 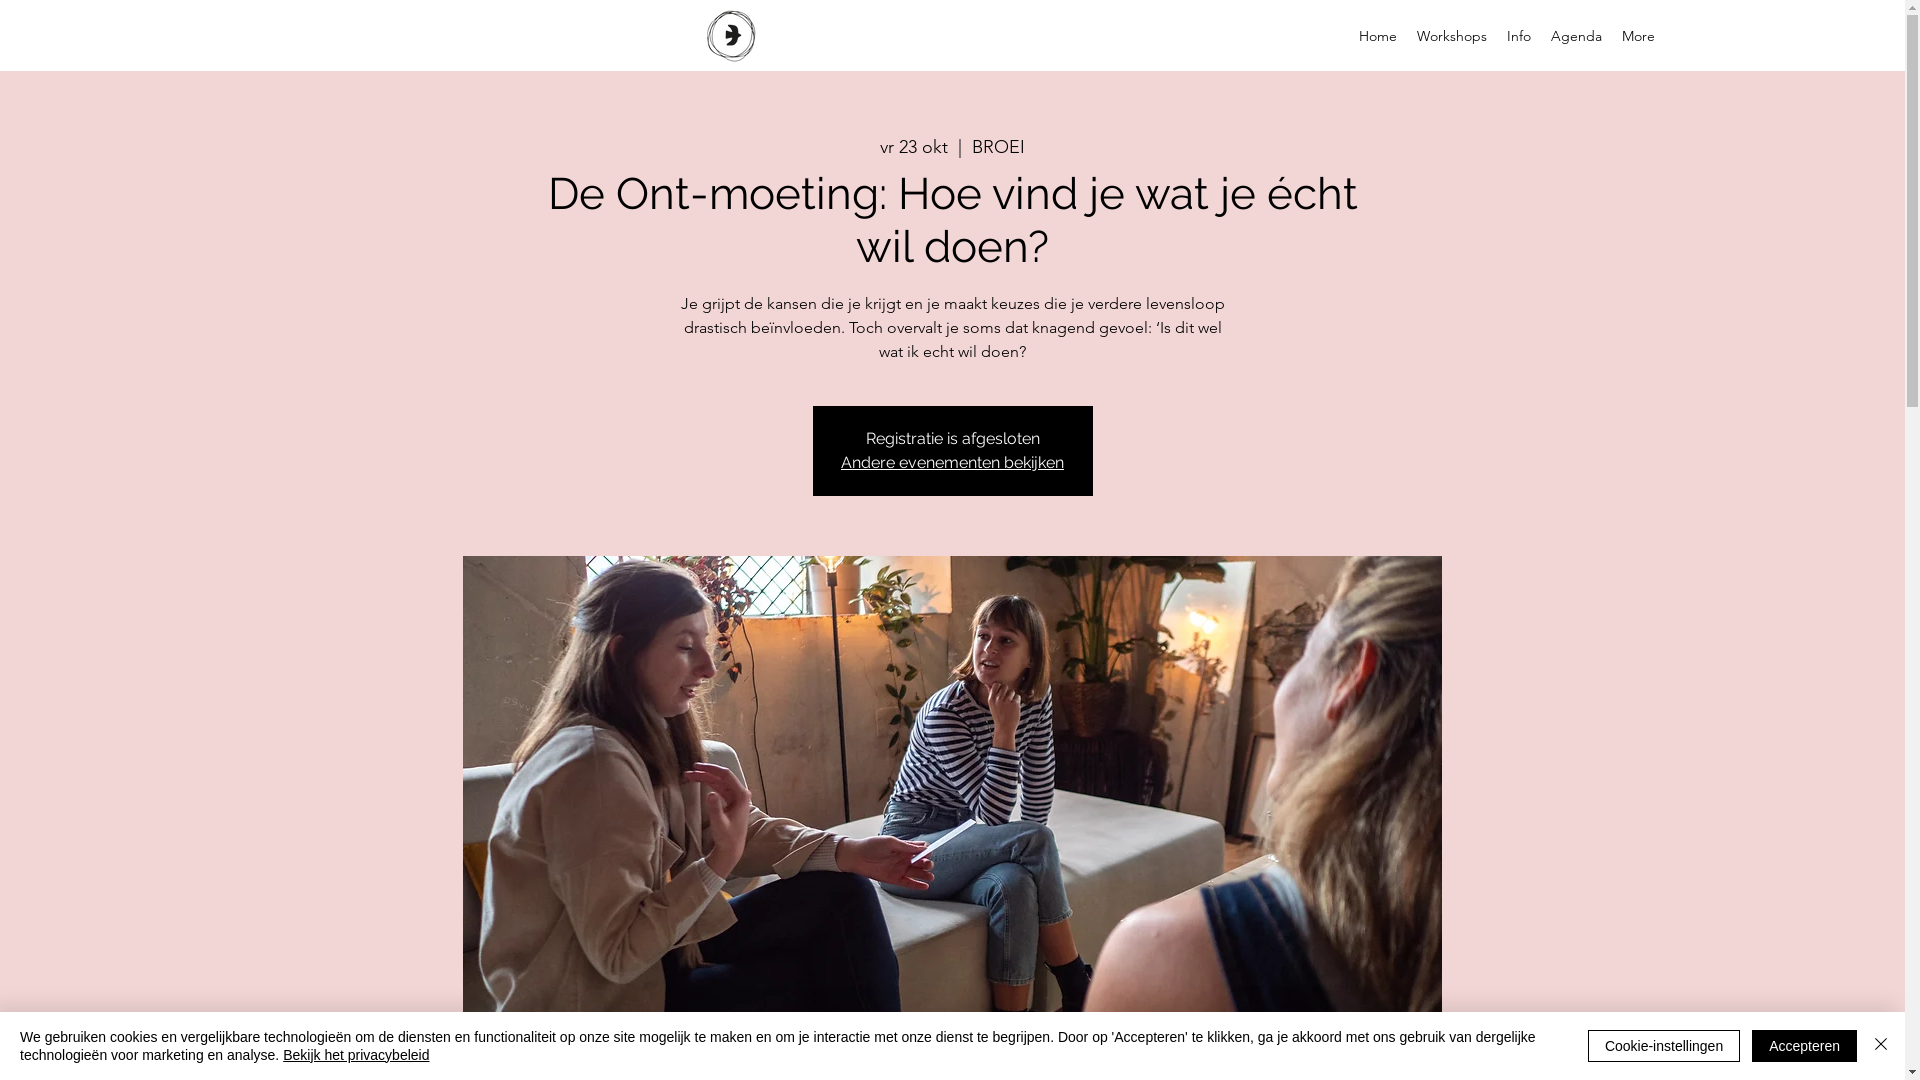 I want to click on 'Workshops', so click(x=1450, y=35).